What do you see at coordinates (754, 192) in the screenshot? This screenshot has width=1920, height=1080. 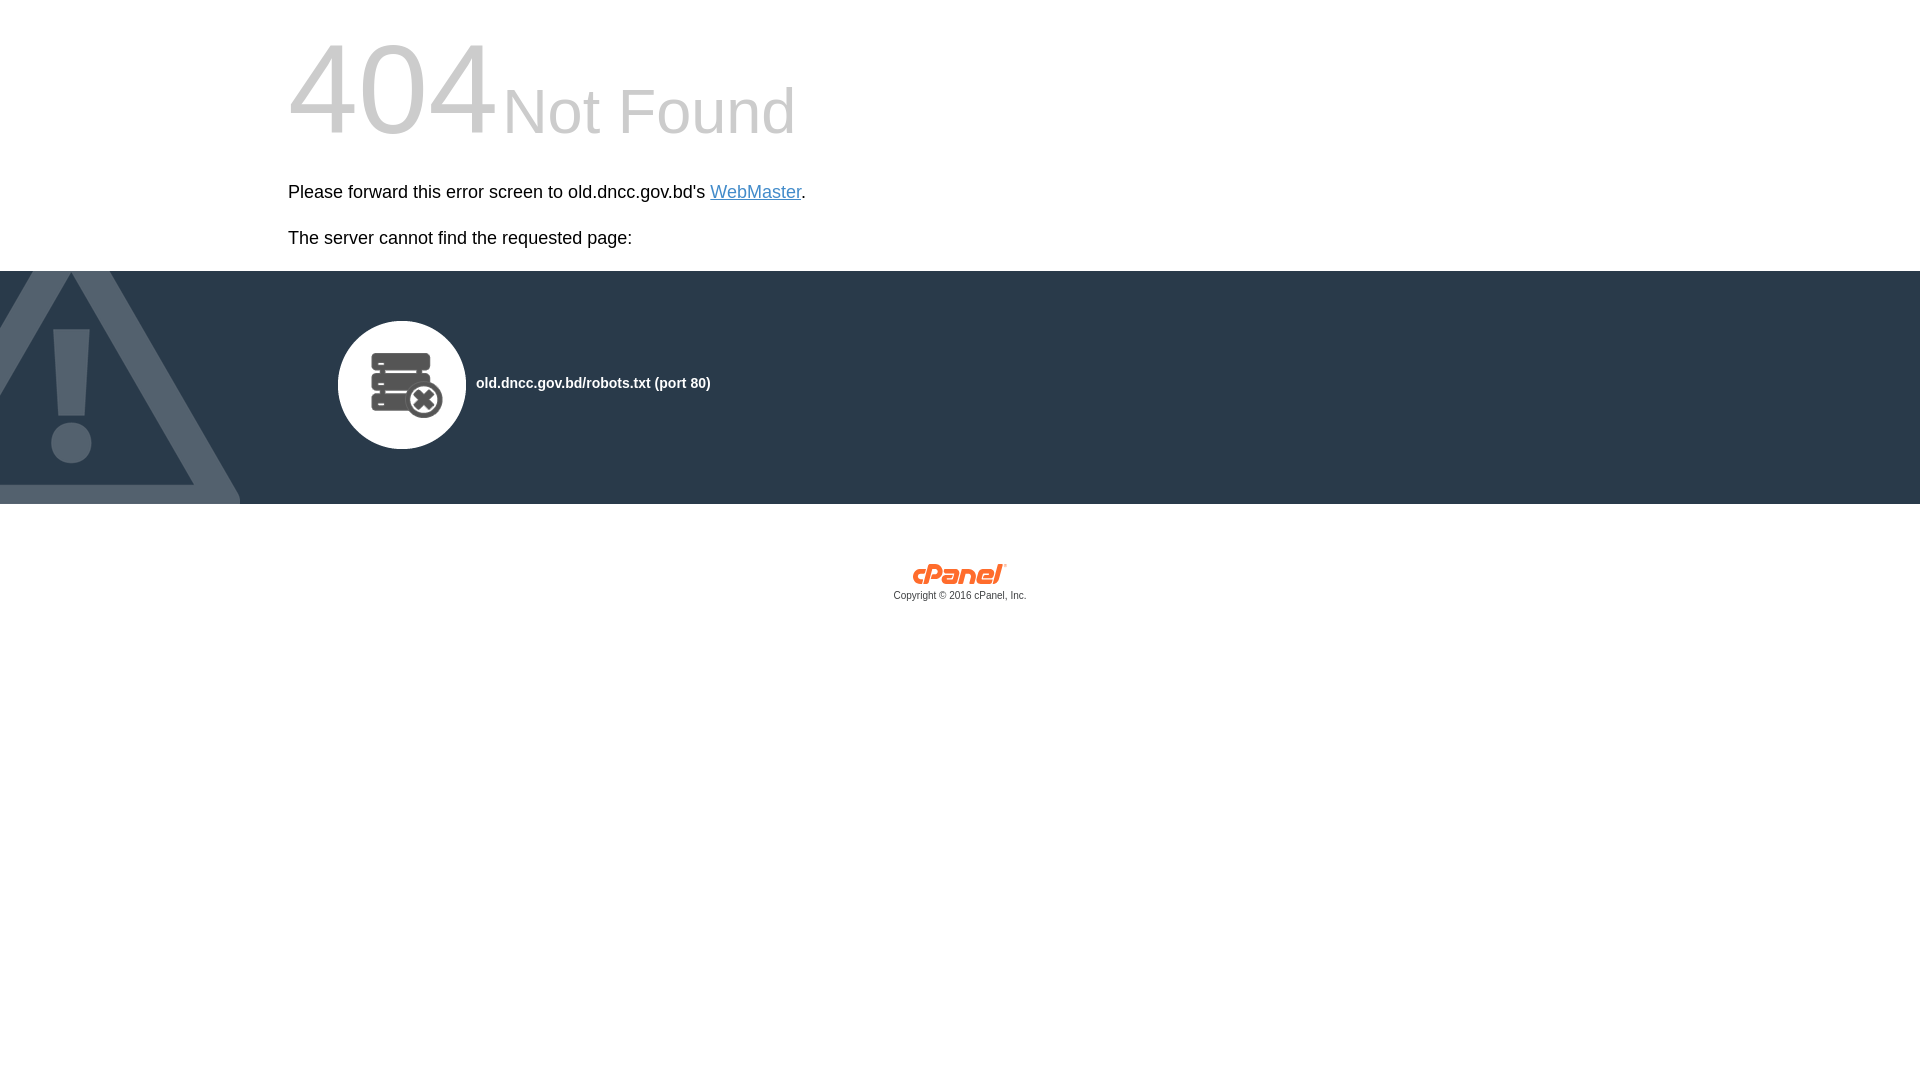 I see `'WebMaster'` at bounding box center [754, 192].